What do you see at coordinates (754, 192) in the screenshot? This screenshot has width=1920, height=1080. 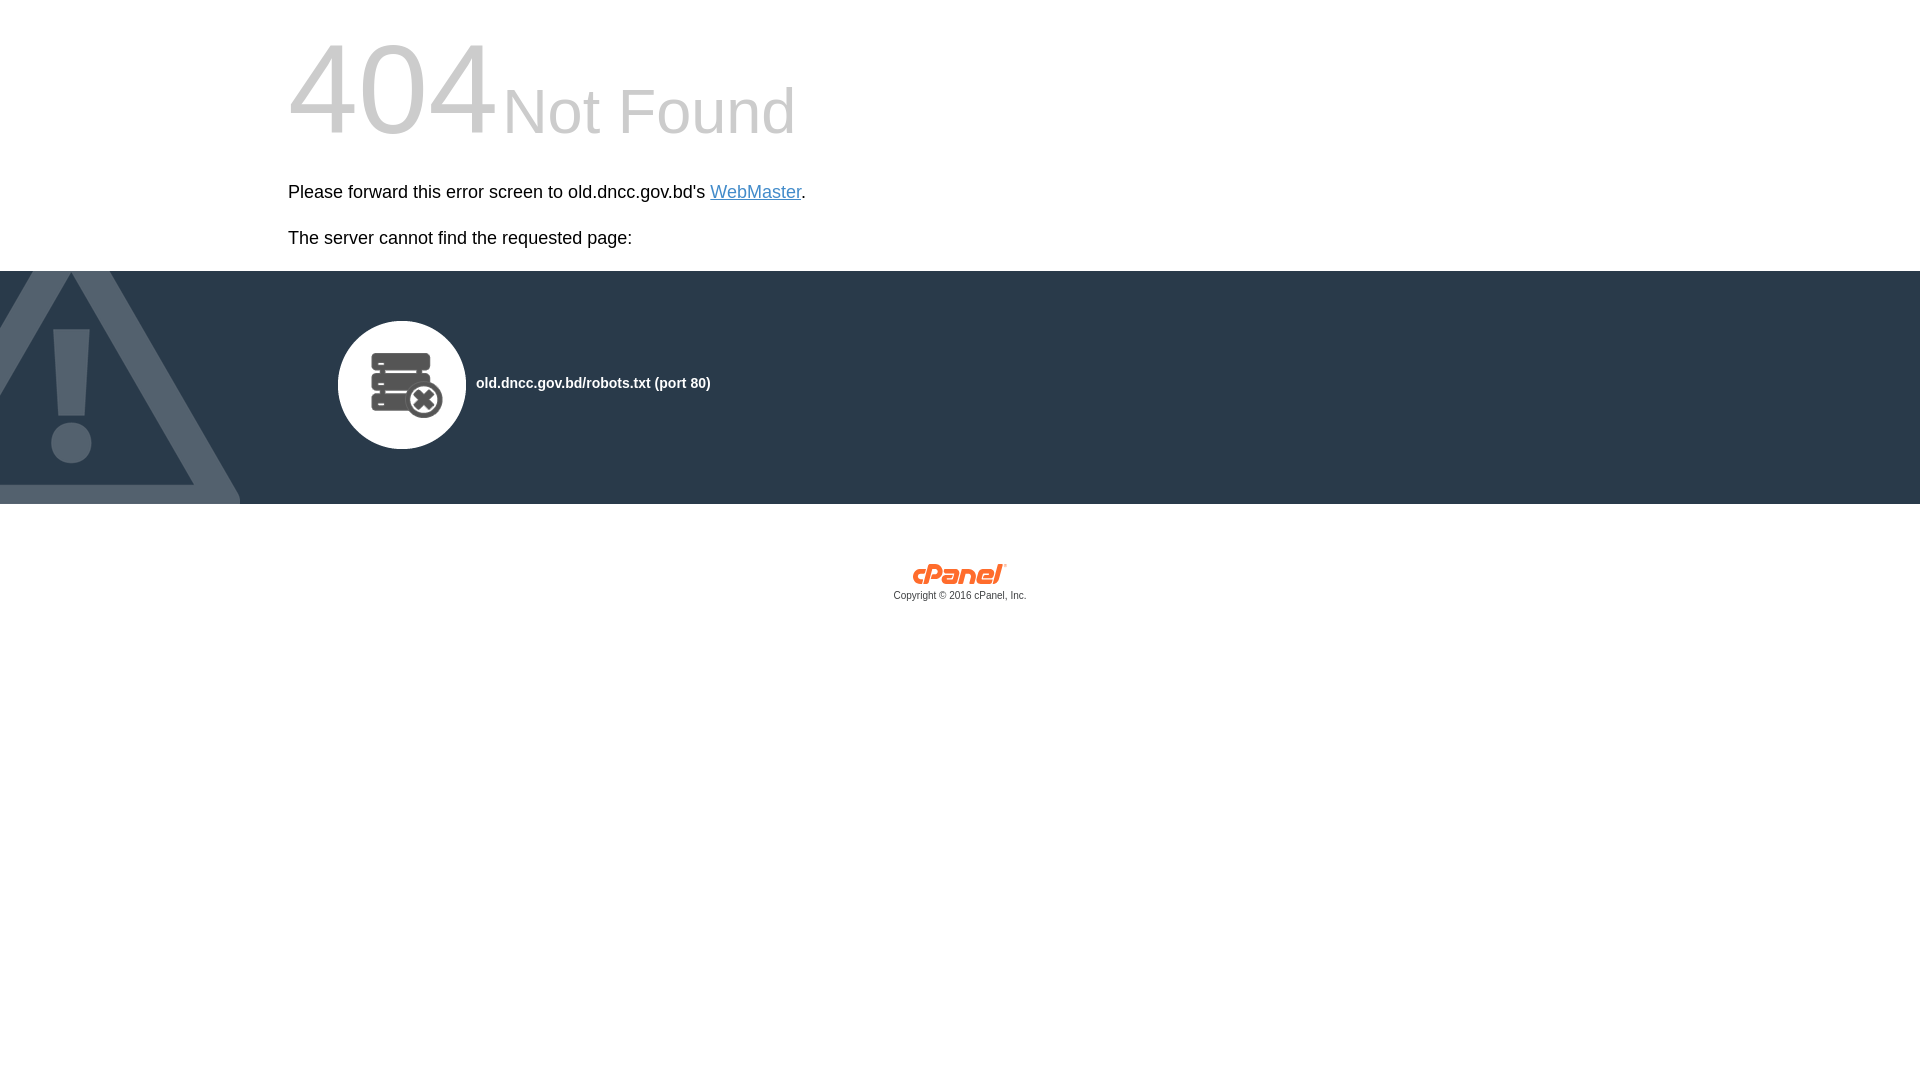 I see `'WebMaster'` at bounding box center [754, 192].